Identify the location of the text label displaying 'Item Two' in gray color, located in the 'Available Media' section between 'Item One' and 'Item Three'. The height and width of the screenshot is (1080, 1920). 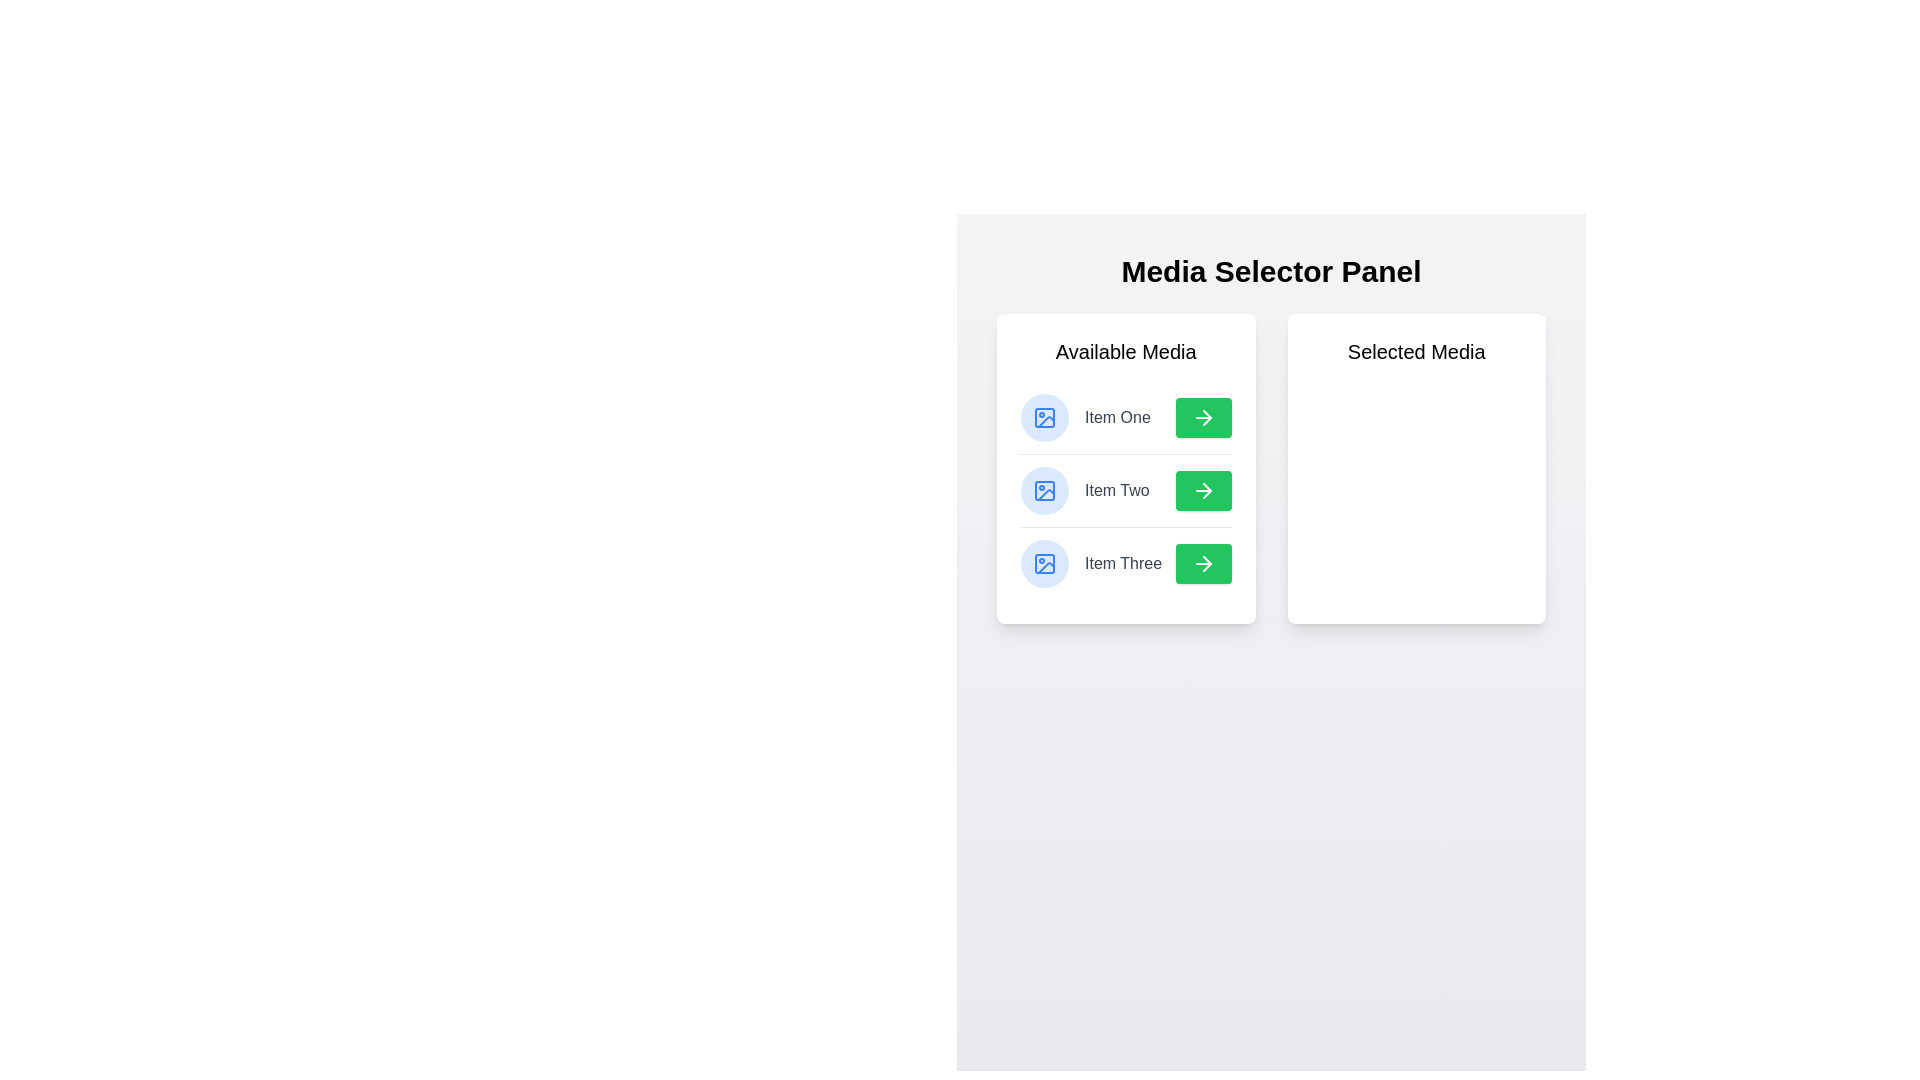
(1116, 490).